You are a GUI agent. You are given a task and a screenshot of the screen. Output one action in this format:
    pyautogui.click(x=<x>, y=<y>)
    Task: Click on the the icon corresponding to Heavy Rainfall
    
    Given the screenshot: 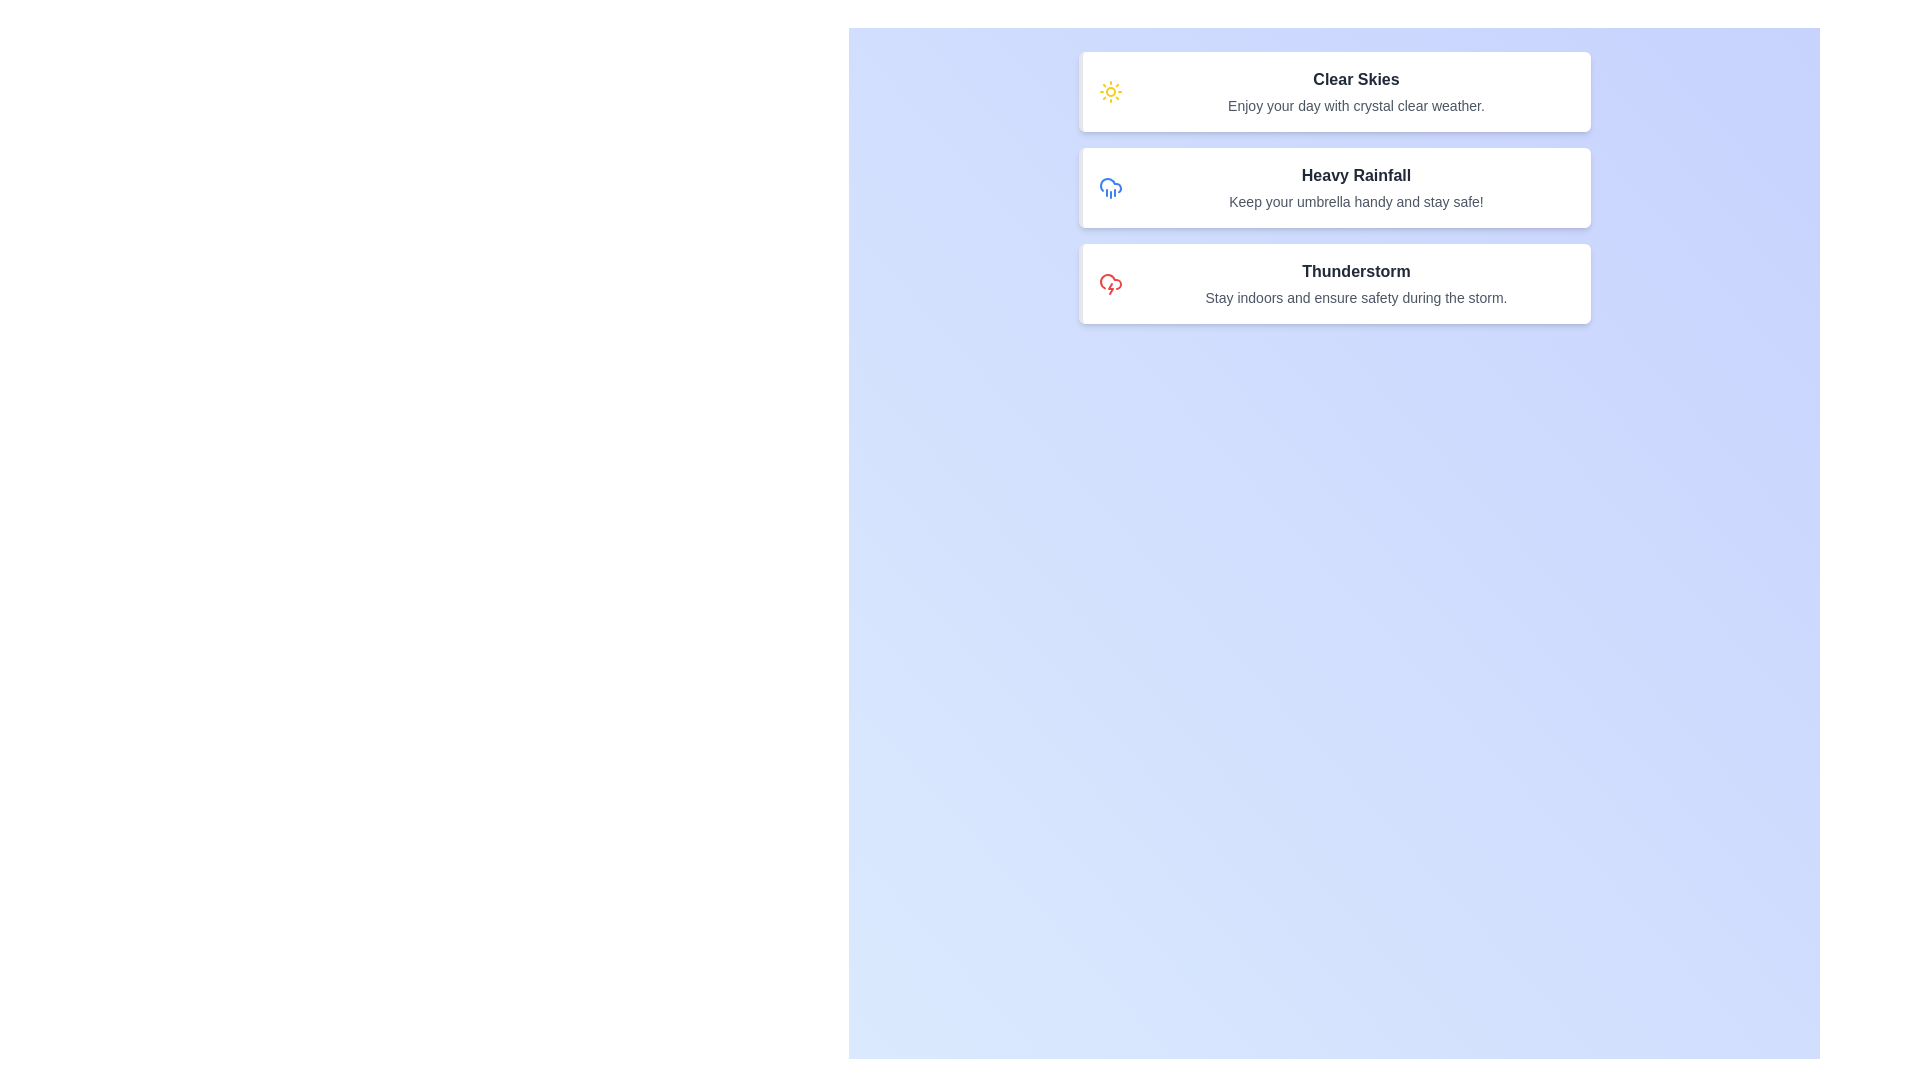 What is the action you would take?
    pyautogui.click(x=1109, y=188)
    